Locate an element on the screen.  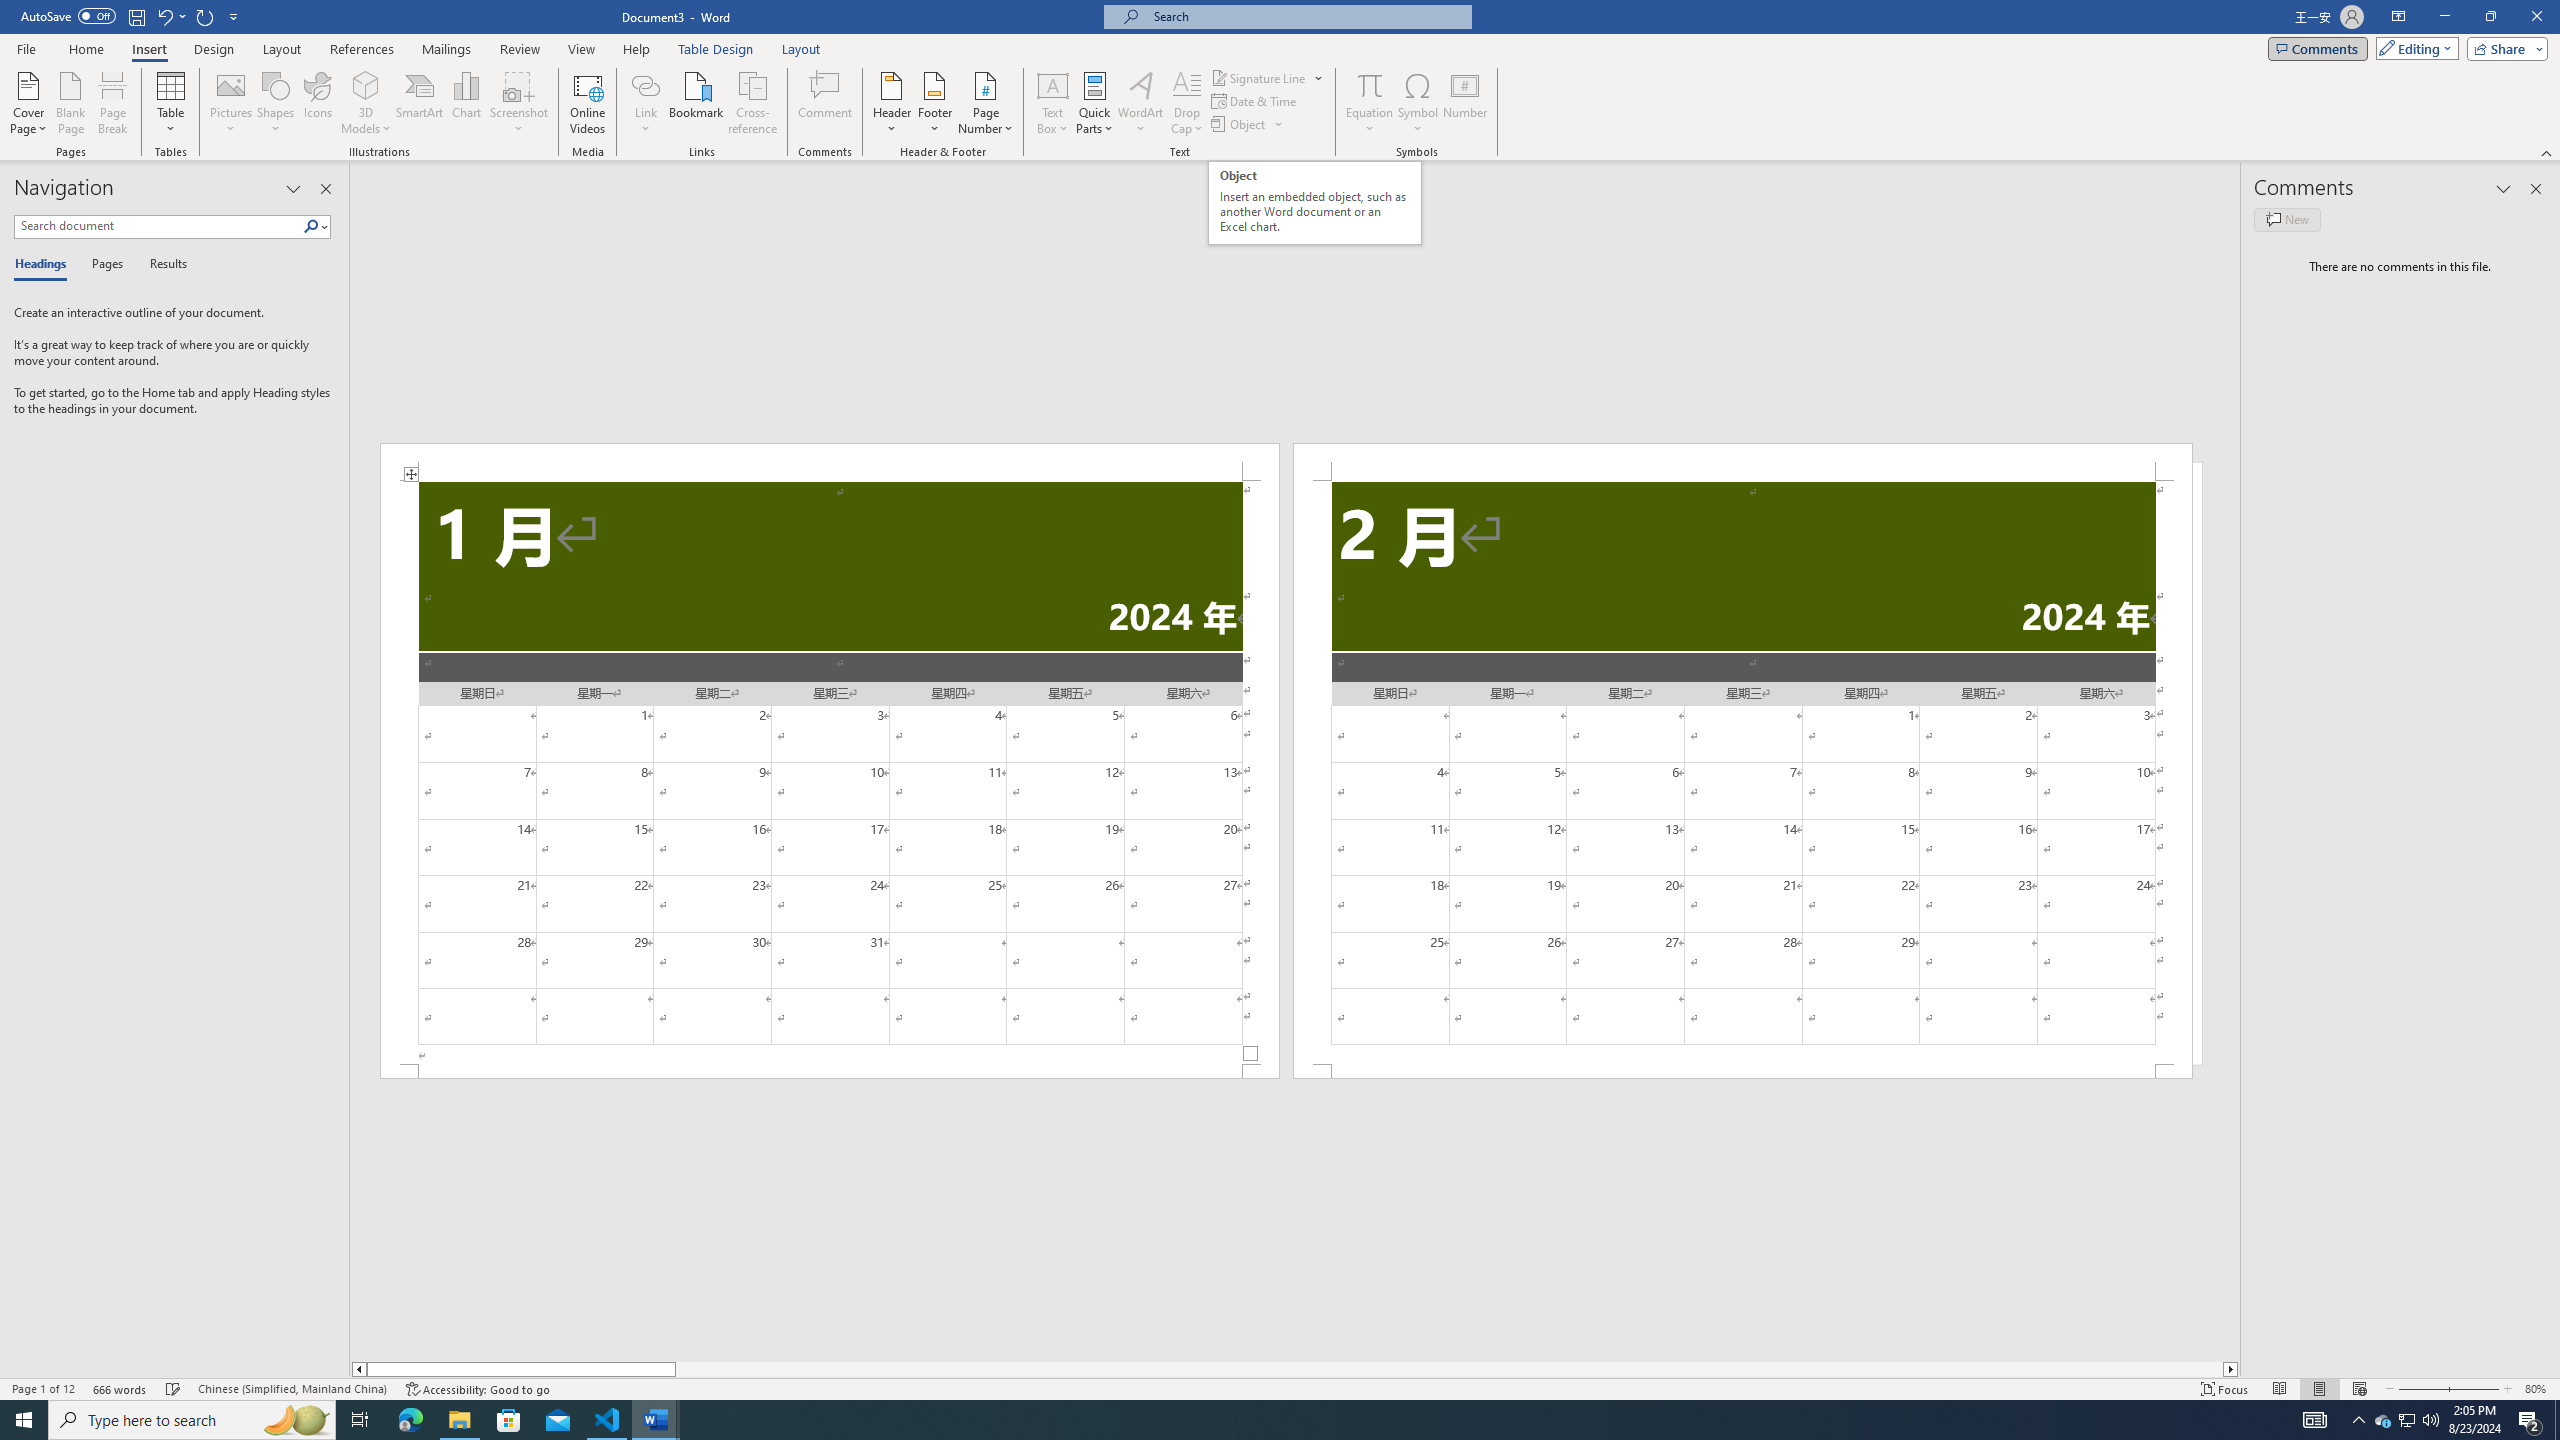
'Footer -Section 2-' is located at coordinates (1742, 1071).